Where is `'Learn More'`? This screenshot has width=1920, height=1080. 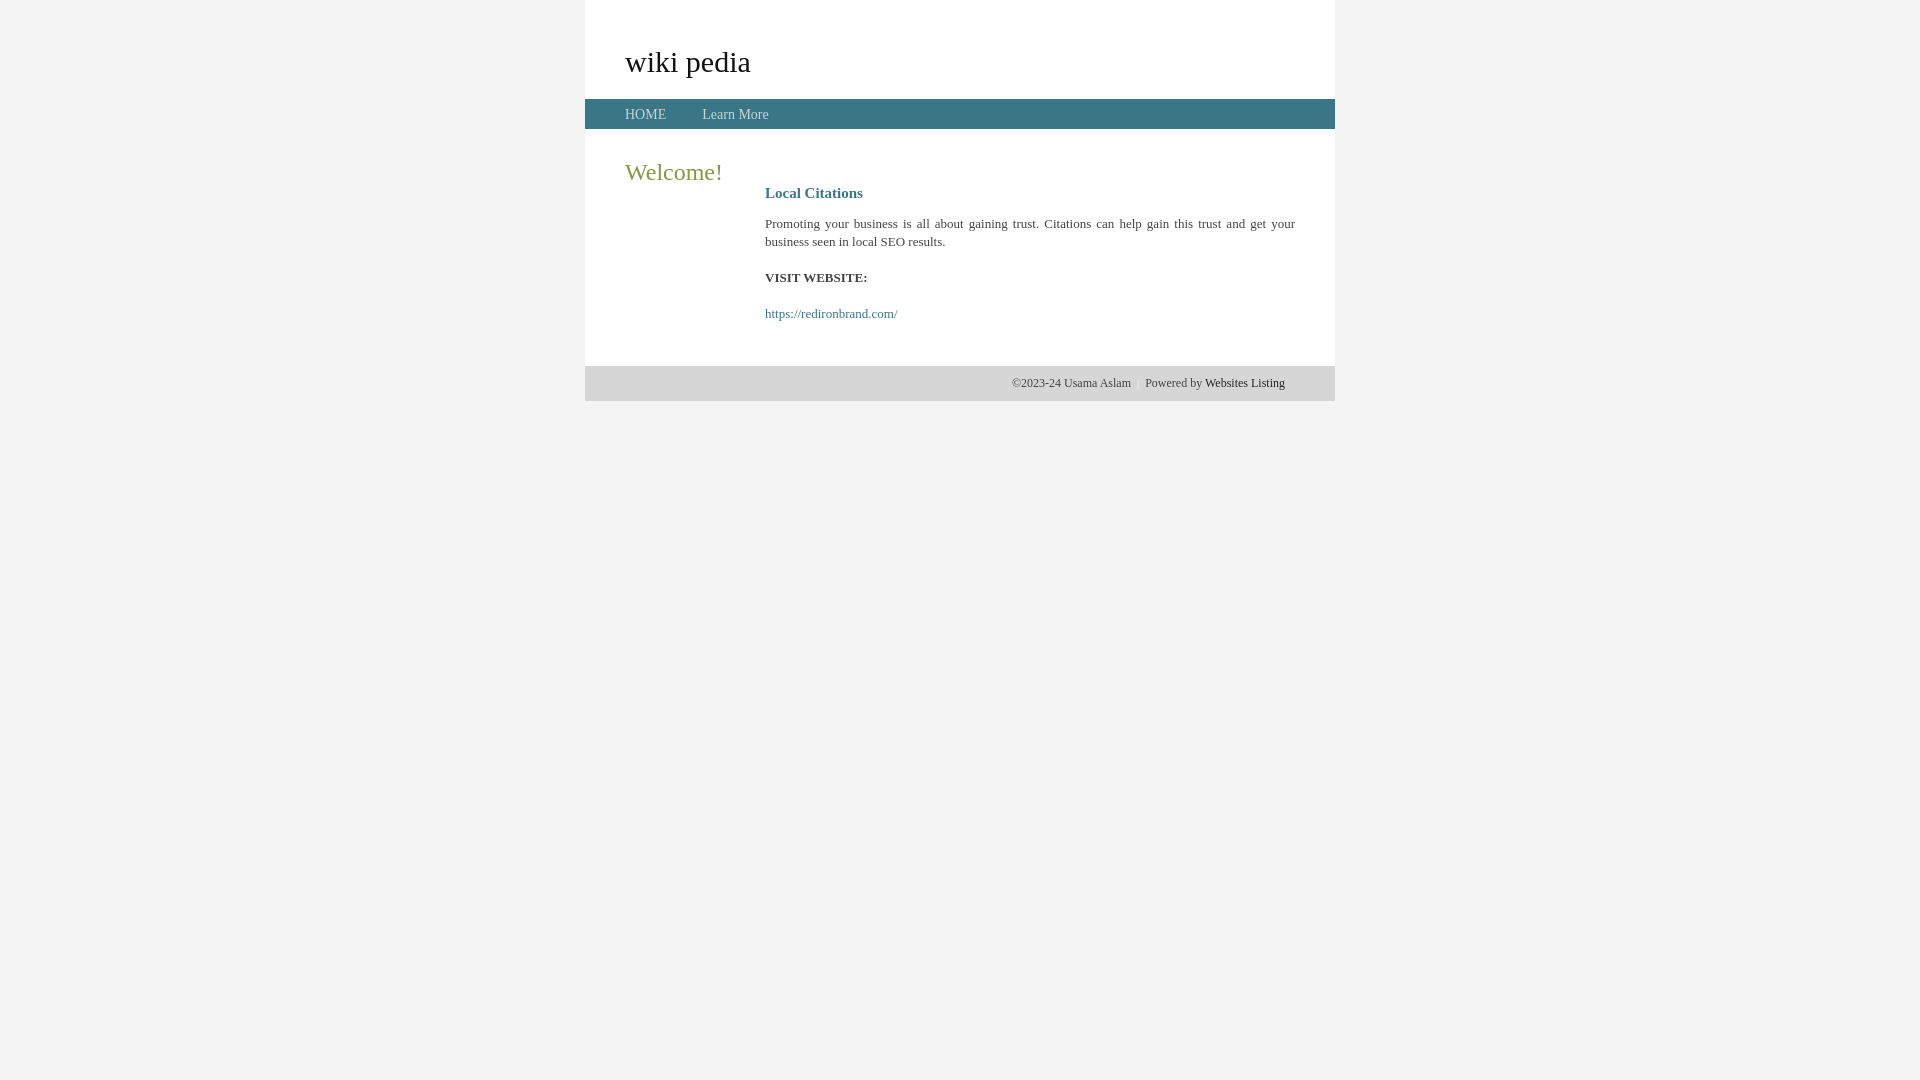 'Learn More' is located at coordinates (701, 114).